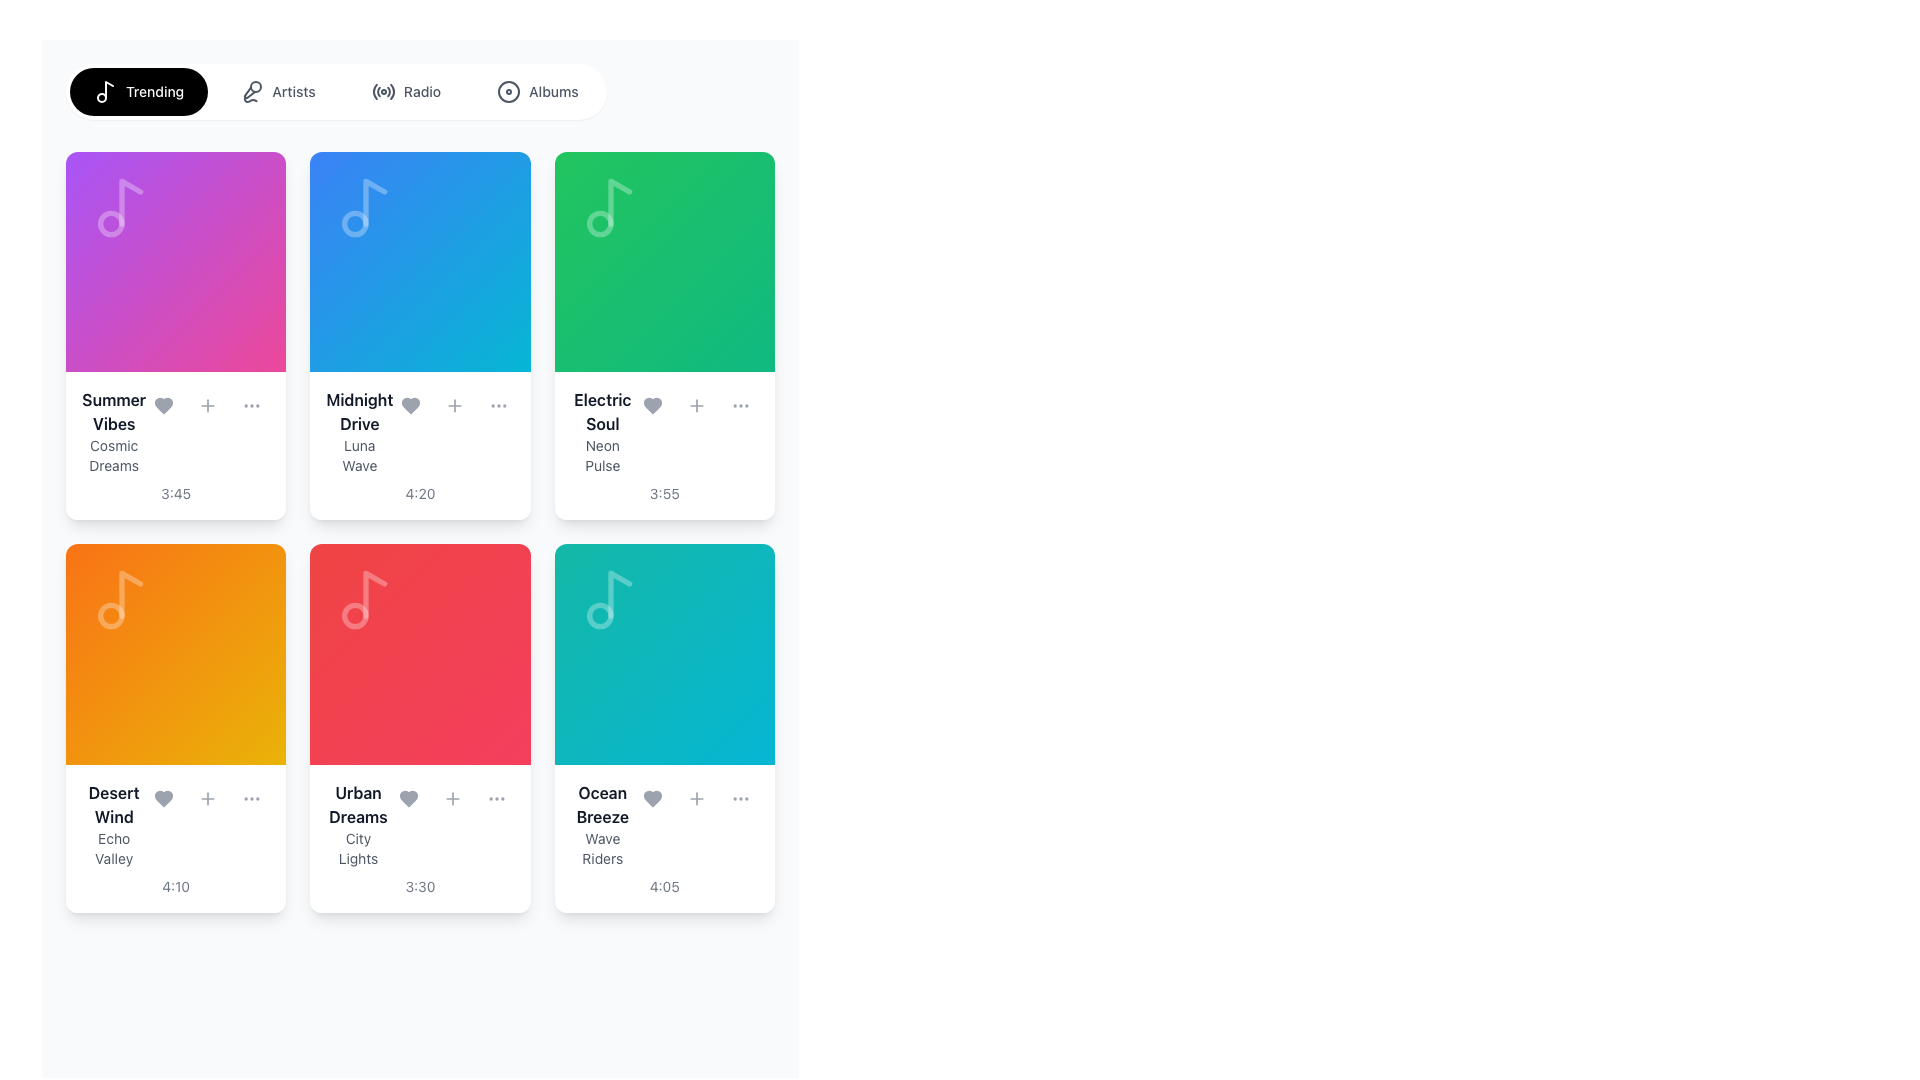 The height and width of the screenshot is (1080, 1920). Describe the element at coordinates (251, 92) in the screenshot. I see `the 'Artists' menu item icon, which is the leftmost icon in the second option of the horizontal navigation bar at the top of the page` at that location.